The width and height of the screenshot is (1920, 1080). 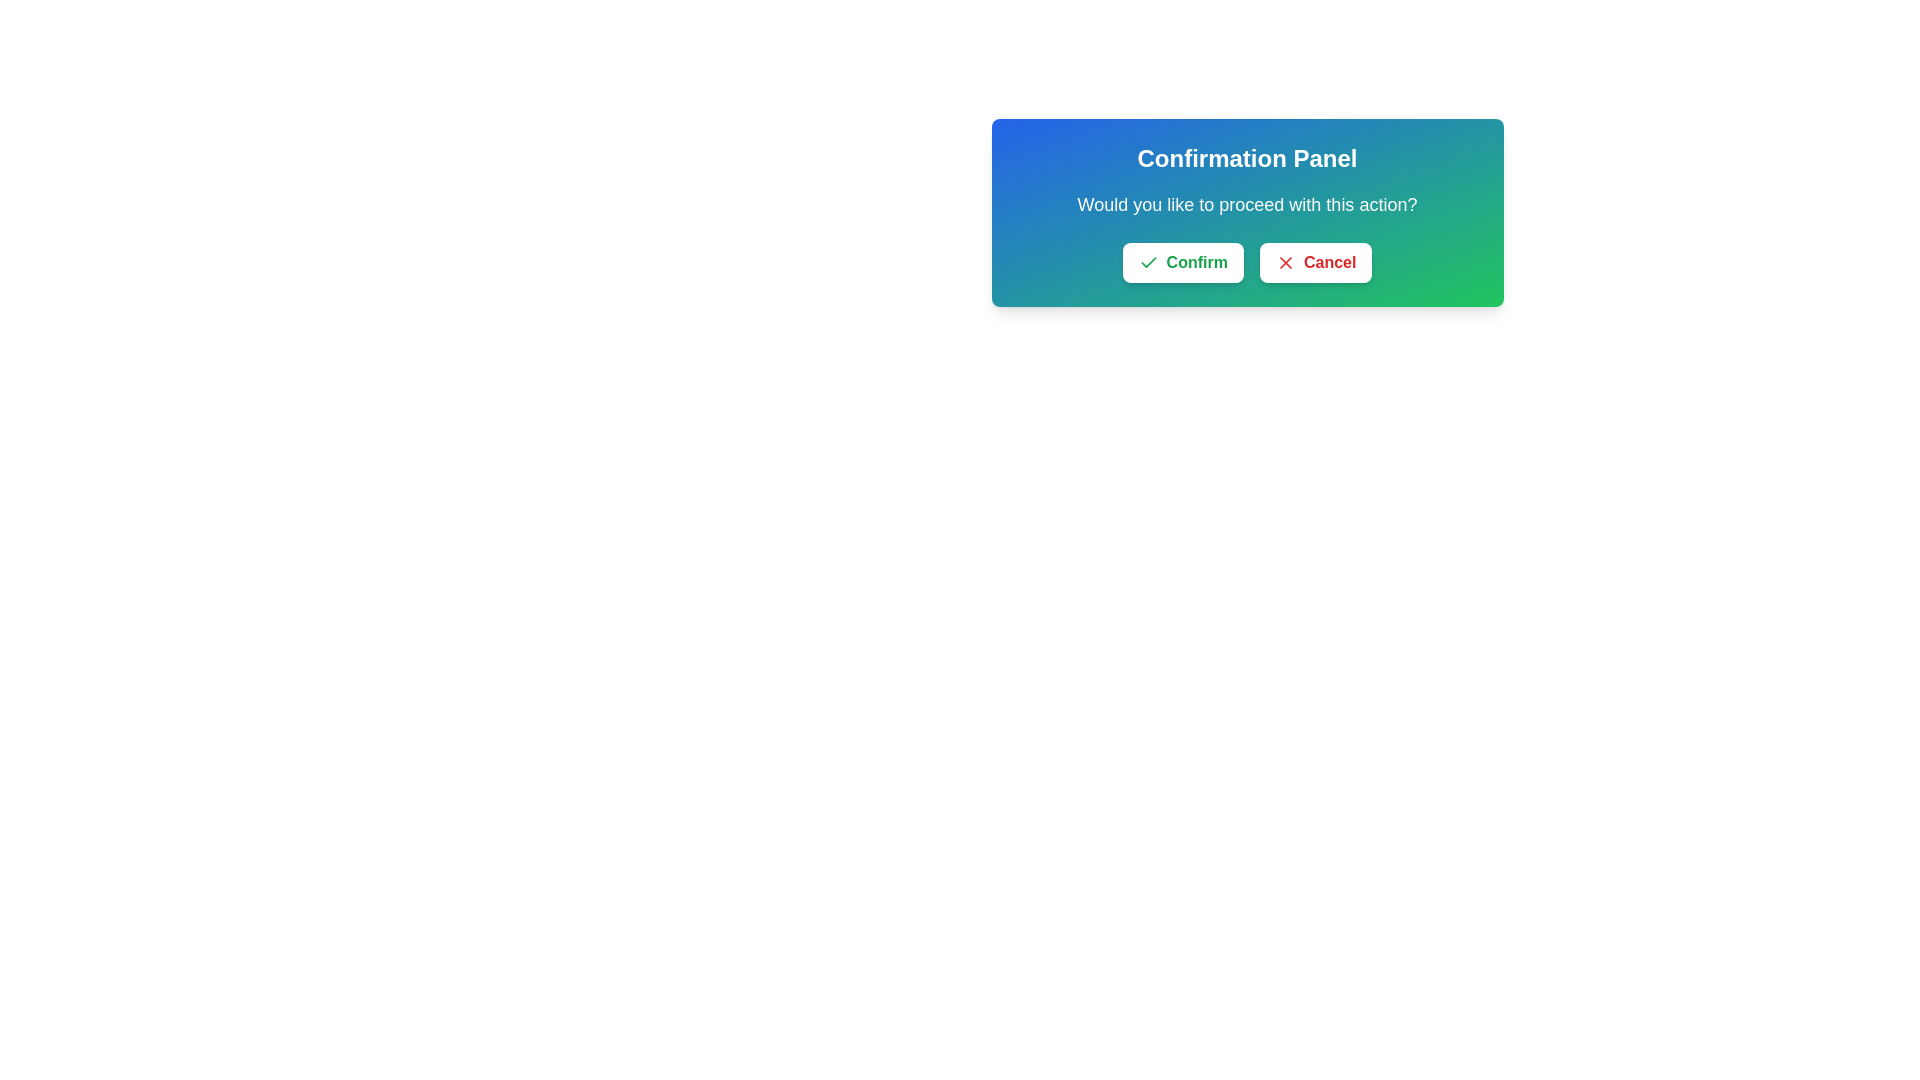 What do you see at coordinates (1183, 261) in the screenshot?
I see `the 'Confirm' button, which has a white background, rounded corners, and green text with a checkmark icon` at bounding box center [1183, 261].